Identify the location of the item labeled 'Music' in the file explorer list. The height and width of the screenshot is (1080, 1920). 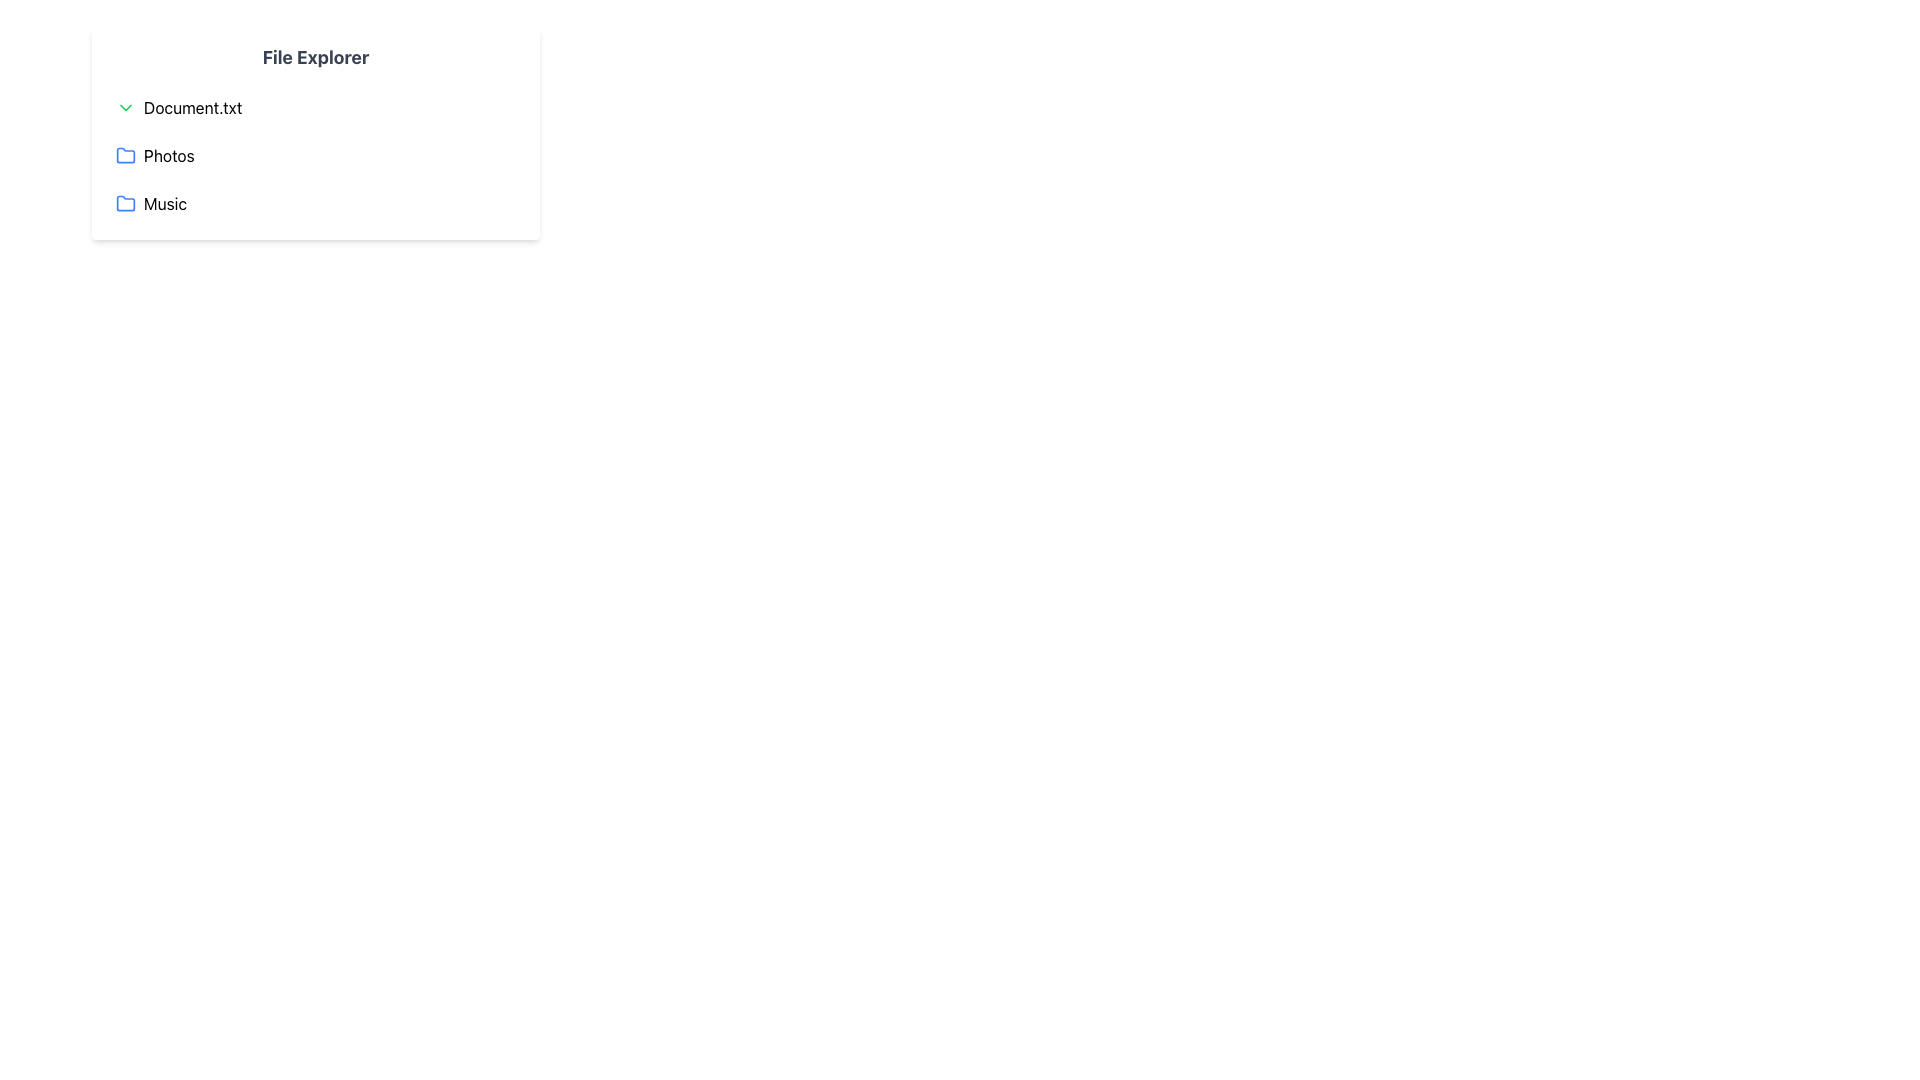
(315, 204).